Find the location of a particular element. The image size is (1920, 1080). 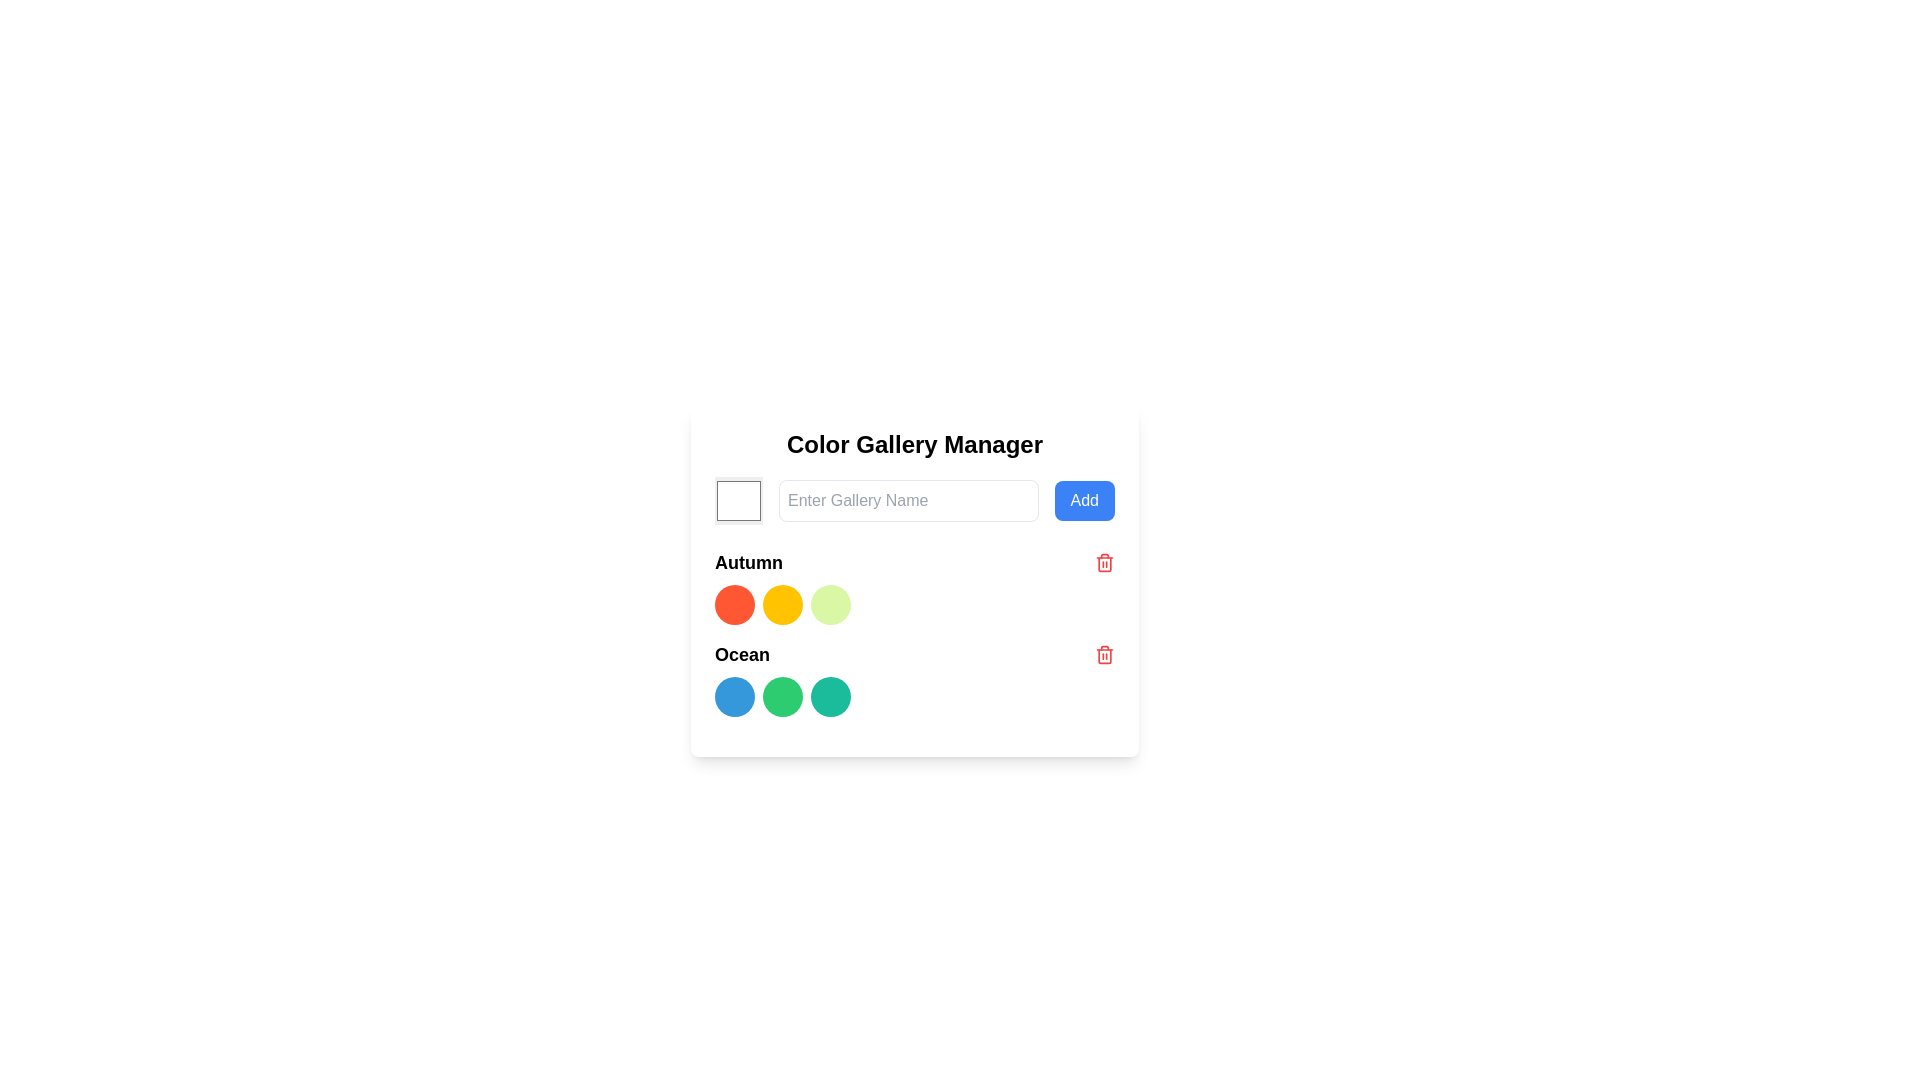

the first circular blue button located in the Ocean section of the interface is located at coordinates (733, 696).